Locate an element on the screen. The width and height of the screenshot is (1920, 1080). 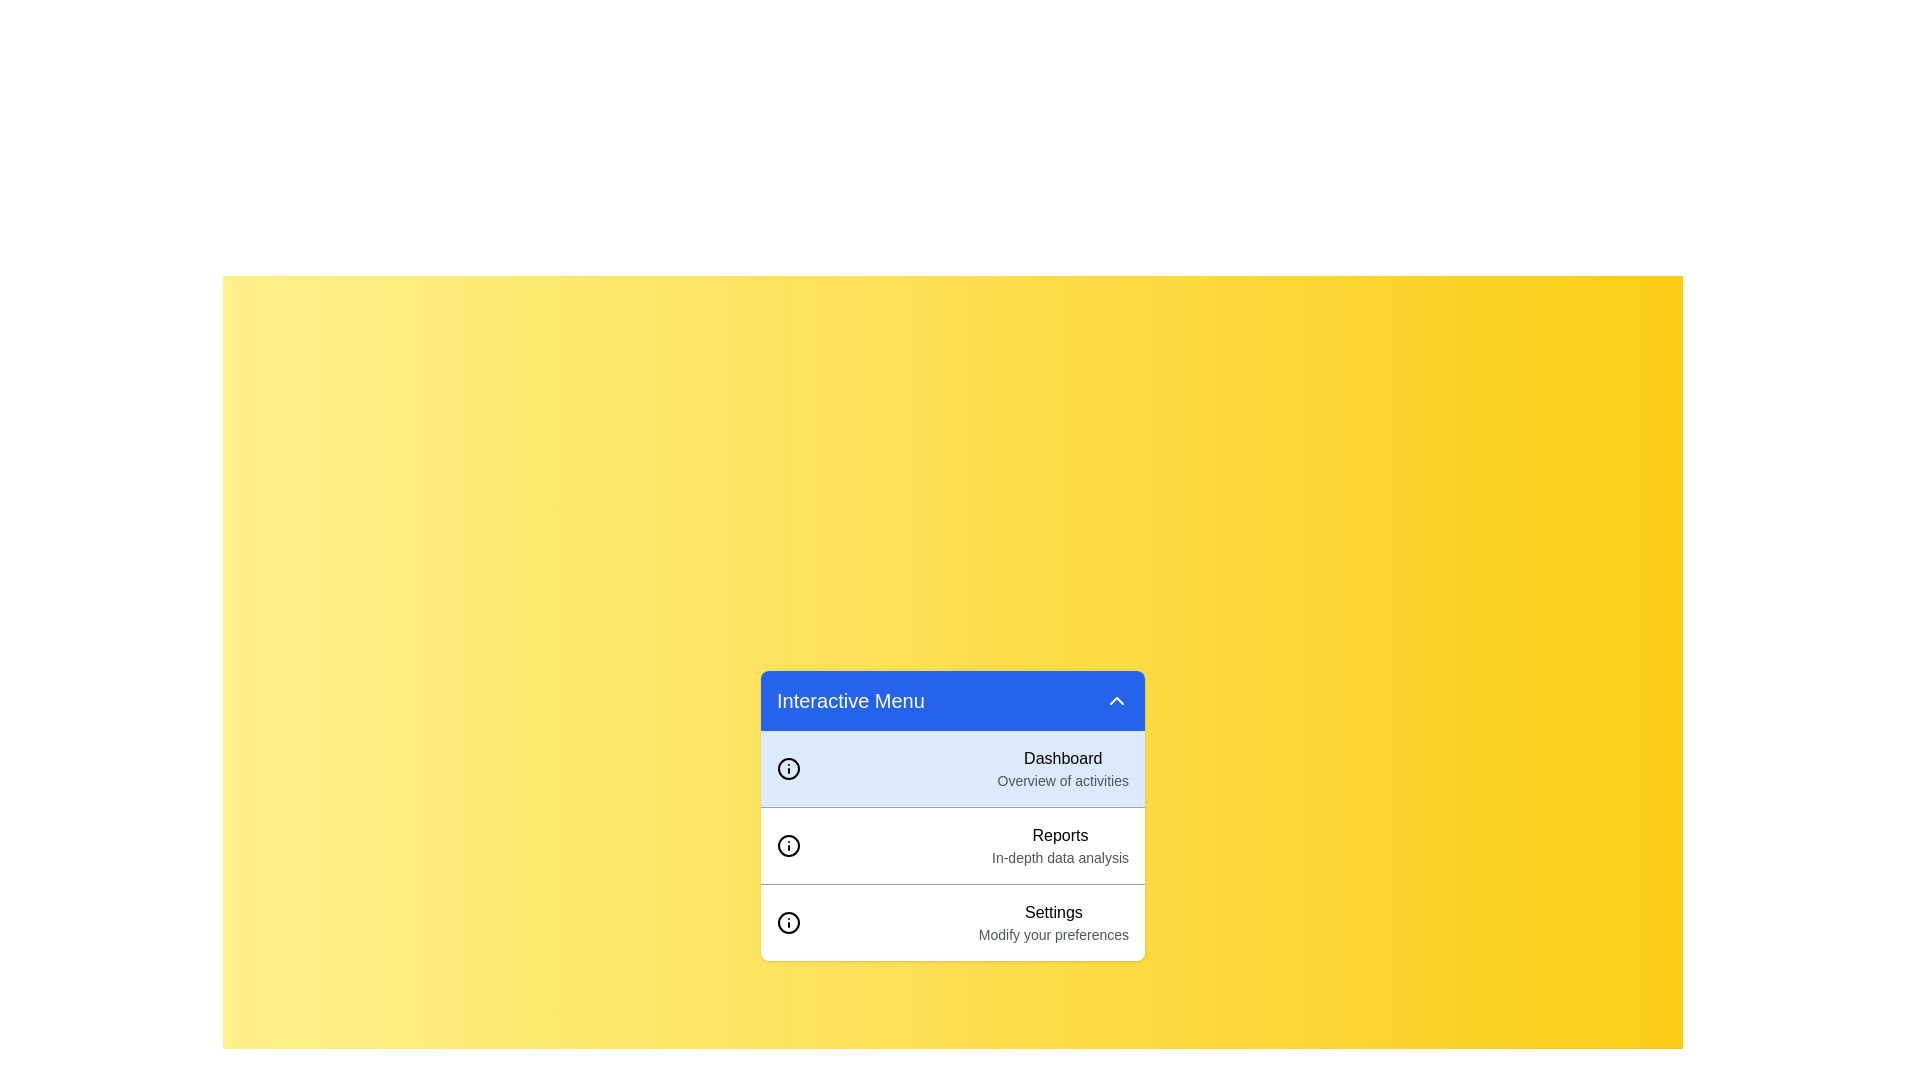
the toggle button in the header of the panel to toggle the visibility of the menu is located at coordinates (1116, 700).